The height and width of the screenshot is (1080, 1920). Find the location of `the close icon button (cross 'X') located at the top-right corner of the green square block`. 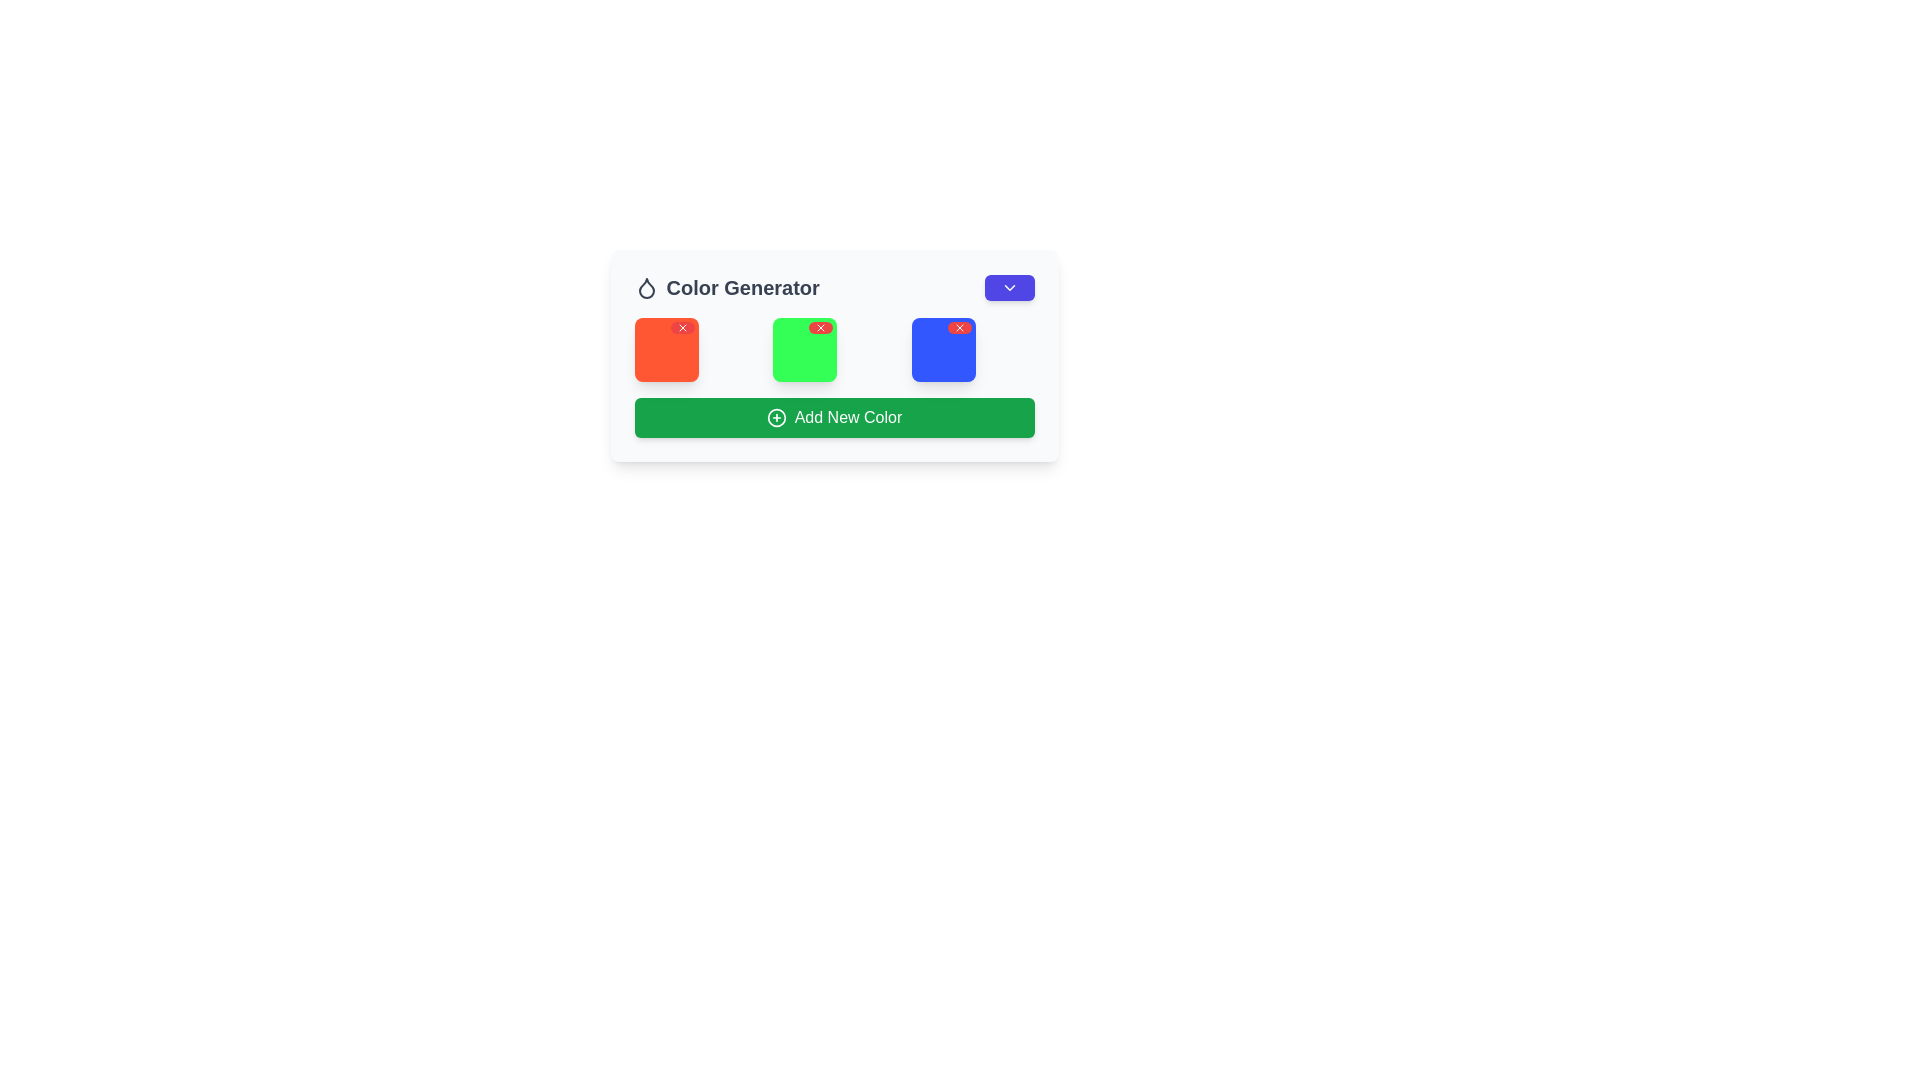

the close icon button (cross 'X') located at the top-right corner of the green square block is located at coordinates (821, 326).